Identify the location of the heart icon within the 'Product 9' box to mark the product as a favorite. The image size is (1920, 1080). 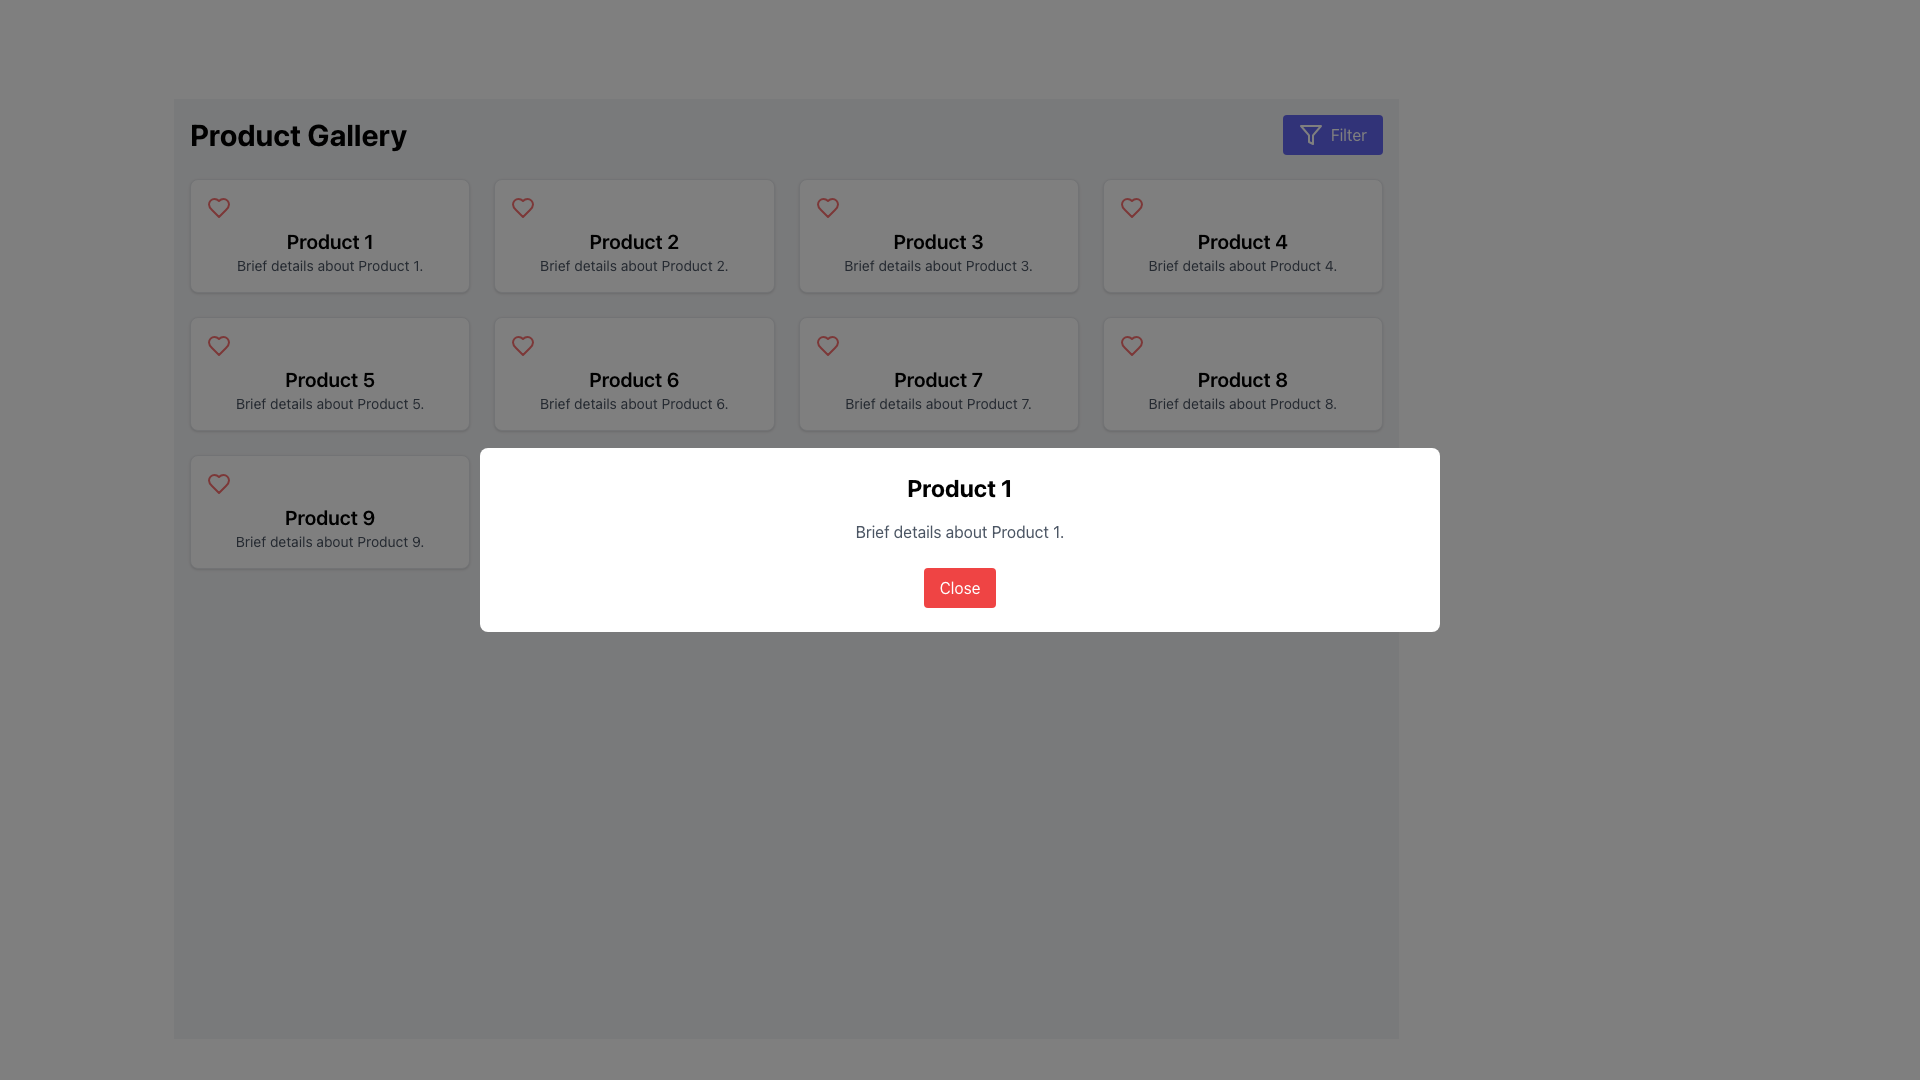
(219, 483).